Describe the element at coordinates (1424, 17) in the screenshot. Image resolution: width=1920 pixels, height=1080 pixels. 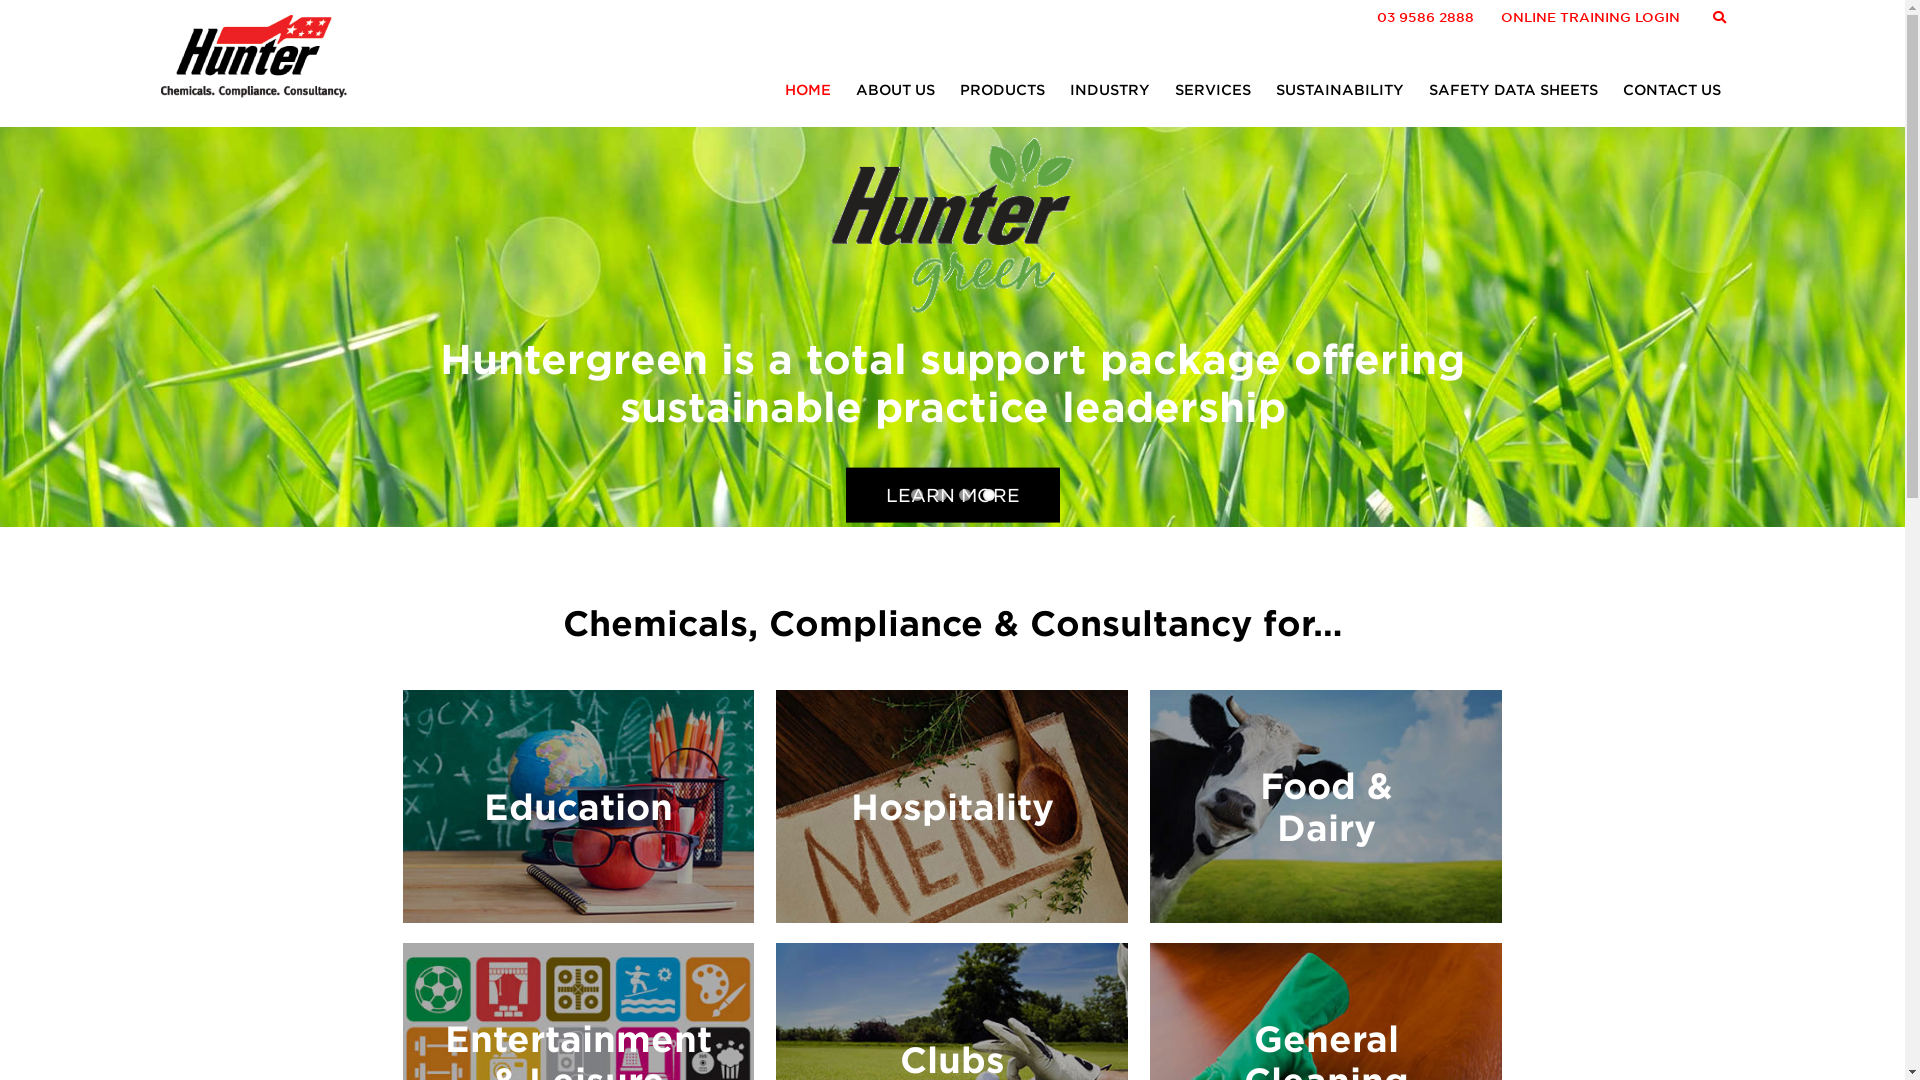
I see `'03 9586 2888'` at that location.